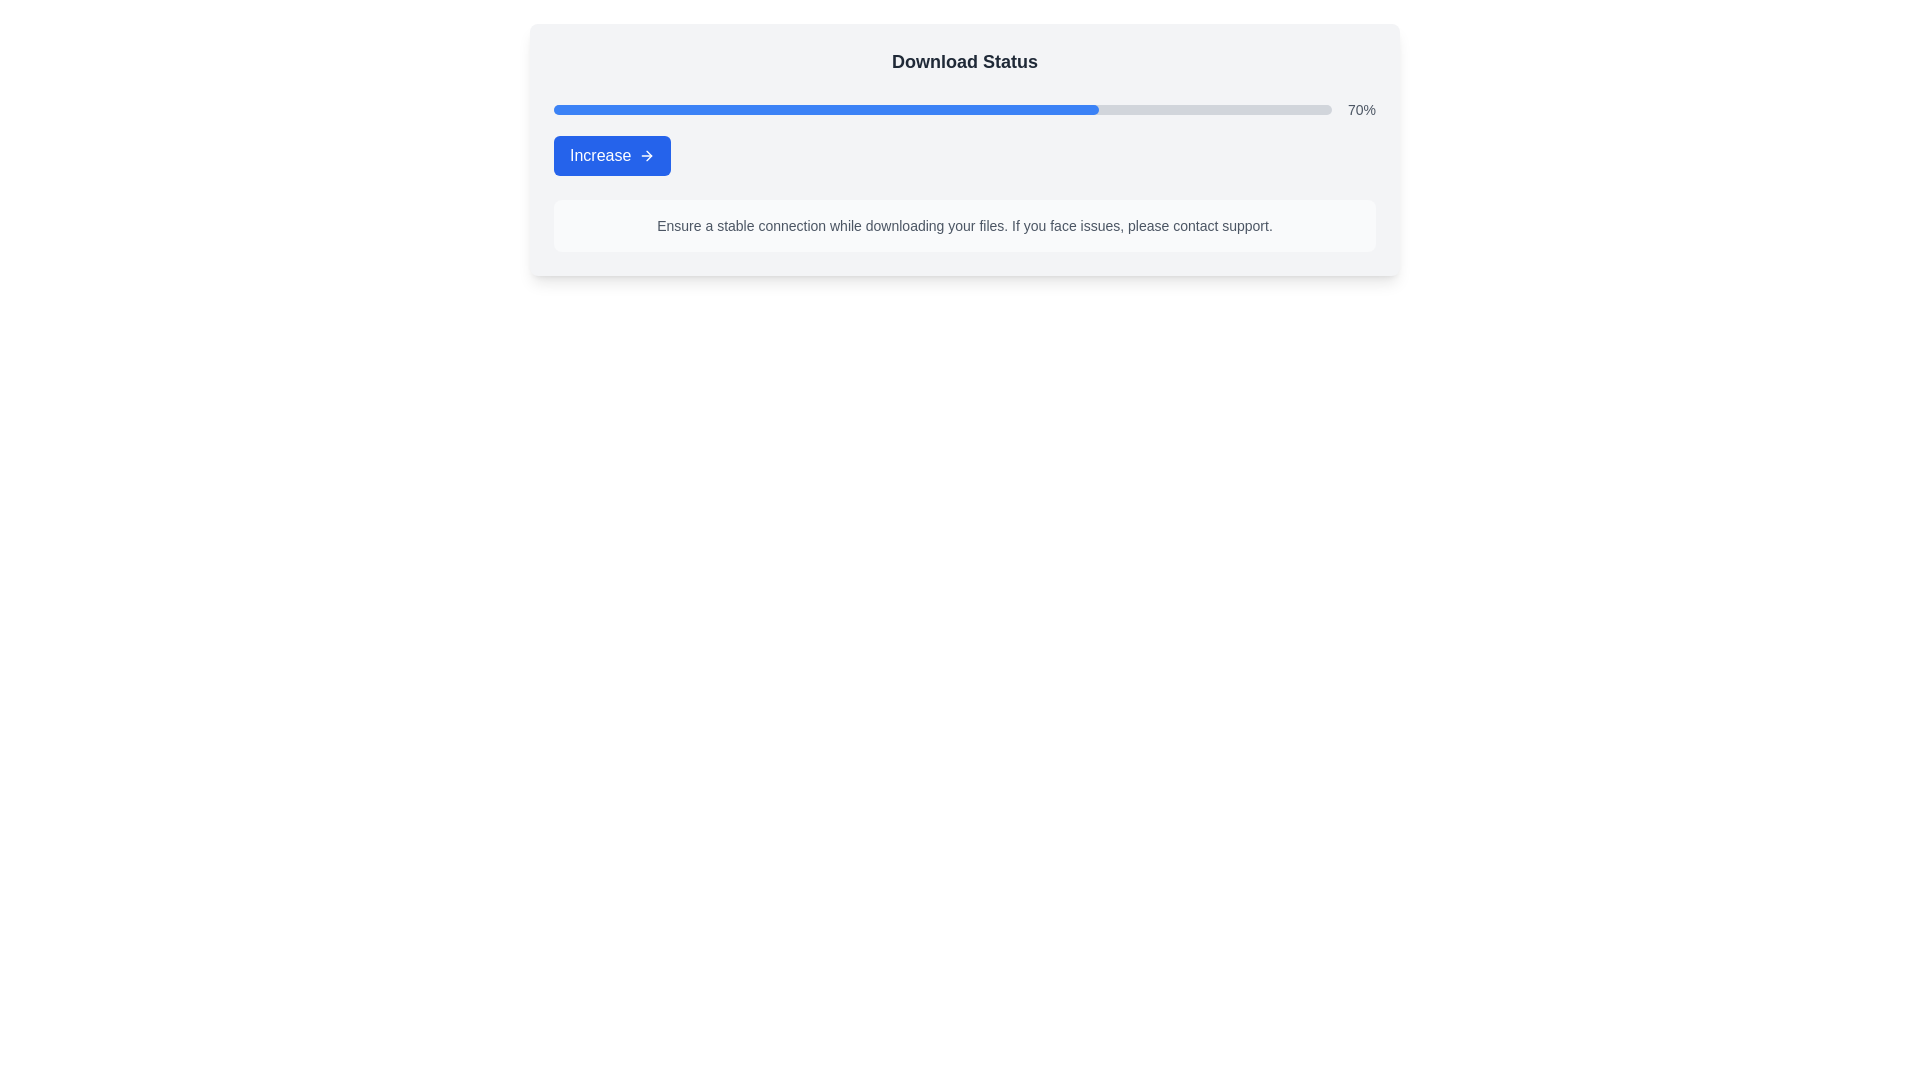  What do you see at coordinates (611, 154) in the screenshot?
I see `the blue button with rounded corners labeled 'Increase'` at bounding box center [611, 154].